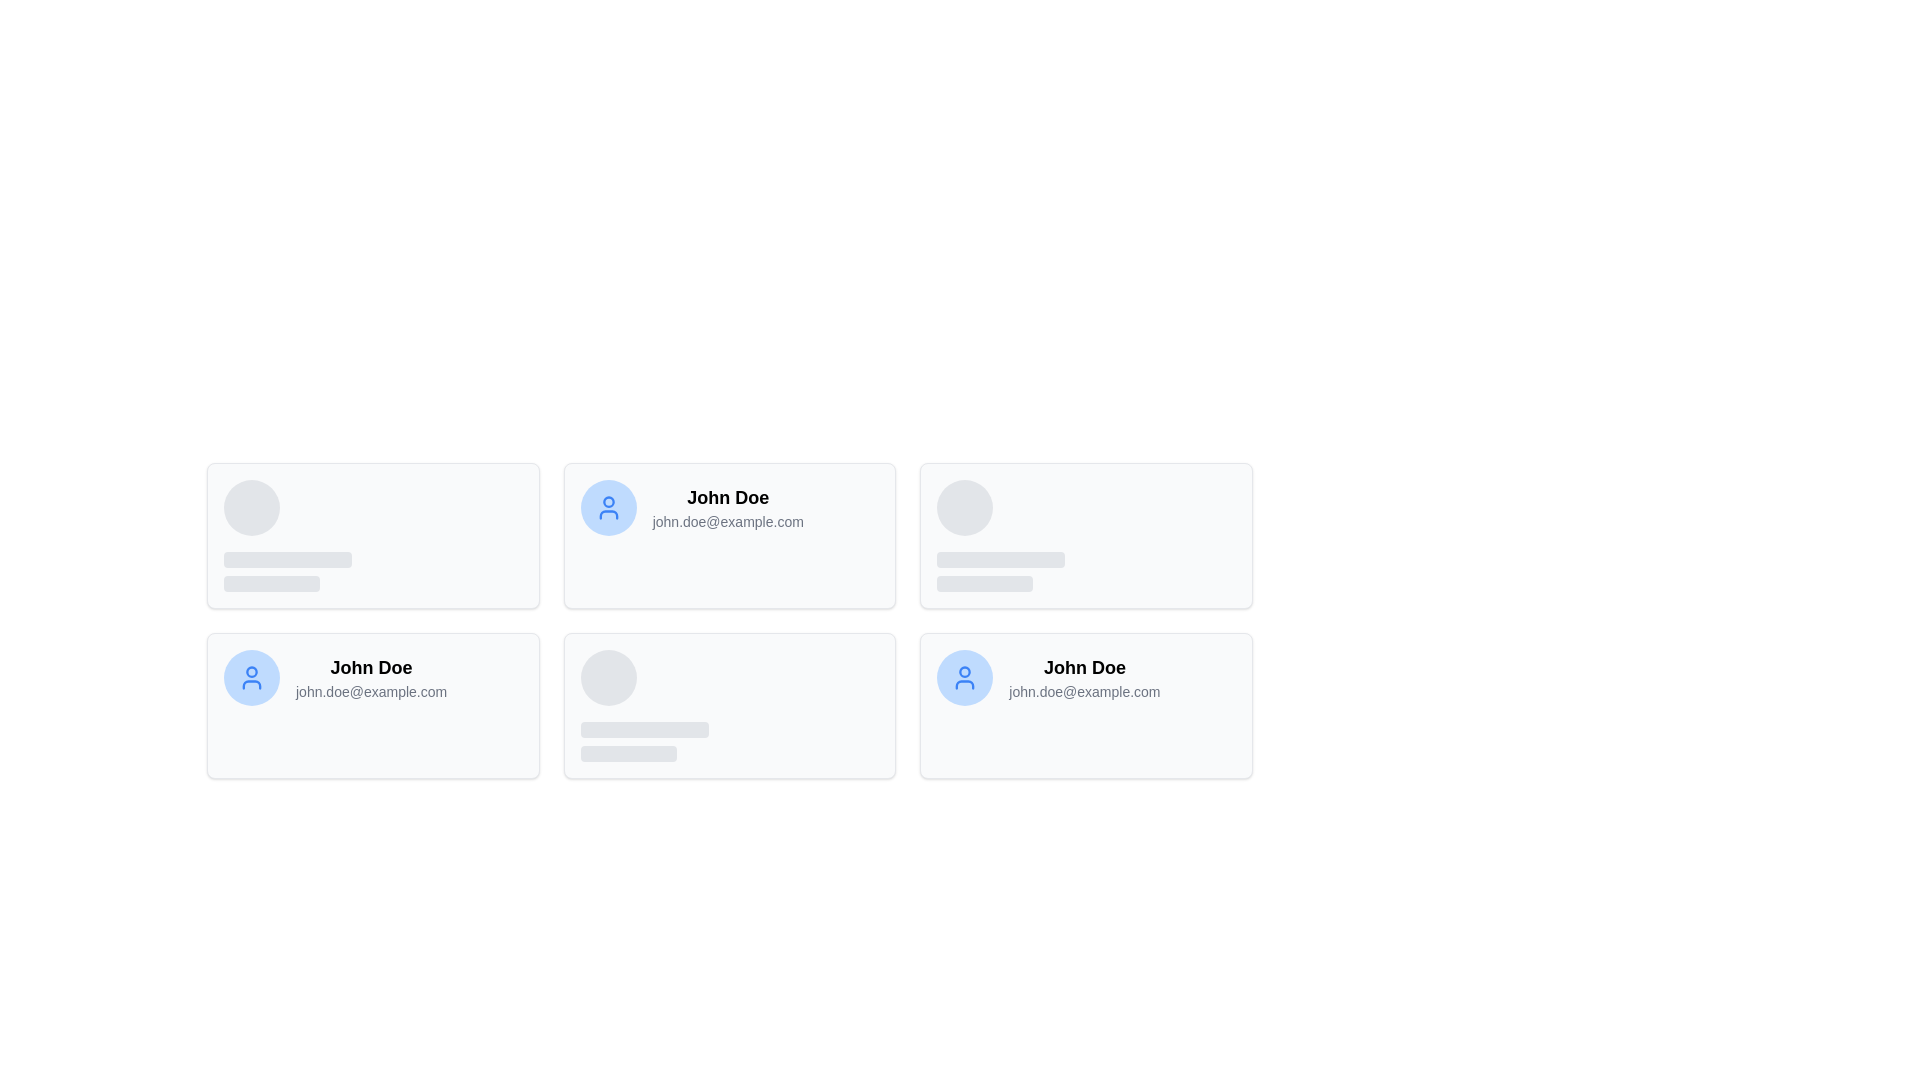  I want to click on the user profile name text label, which is centrally located in the second box of the top row in the grid layout, above the email address and next to the profile icon, so click(727, 496).